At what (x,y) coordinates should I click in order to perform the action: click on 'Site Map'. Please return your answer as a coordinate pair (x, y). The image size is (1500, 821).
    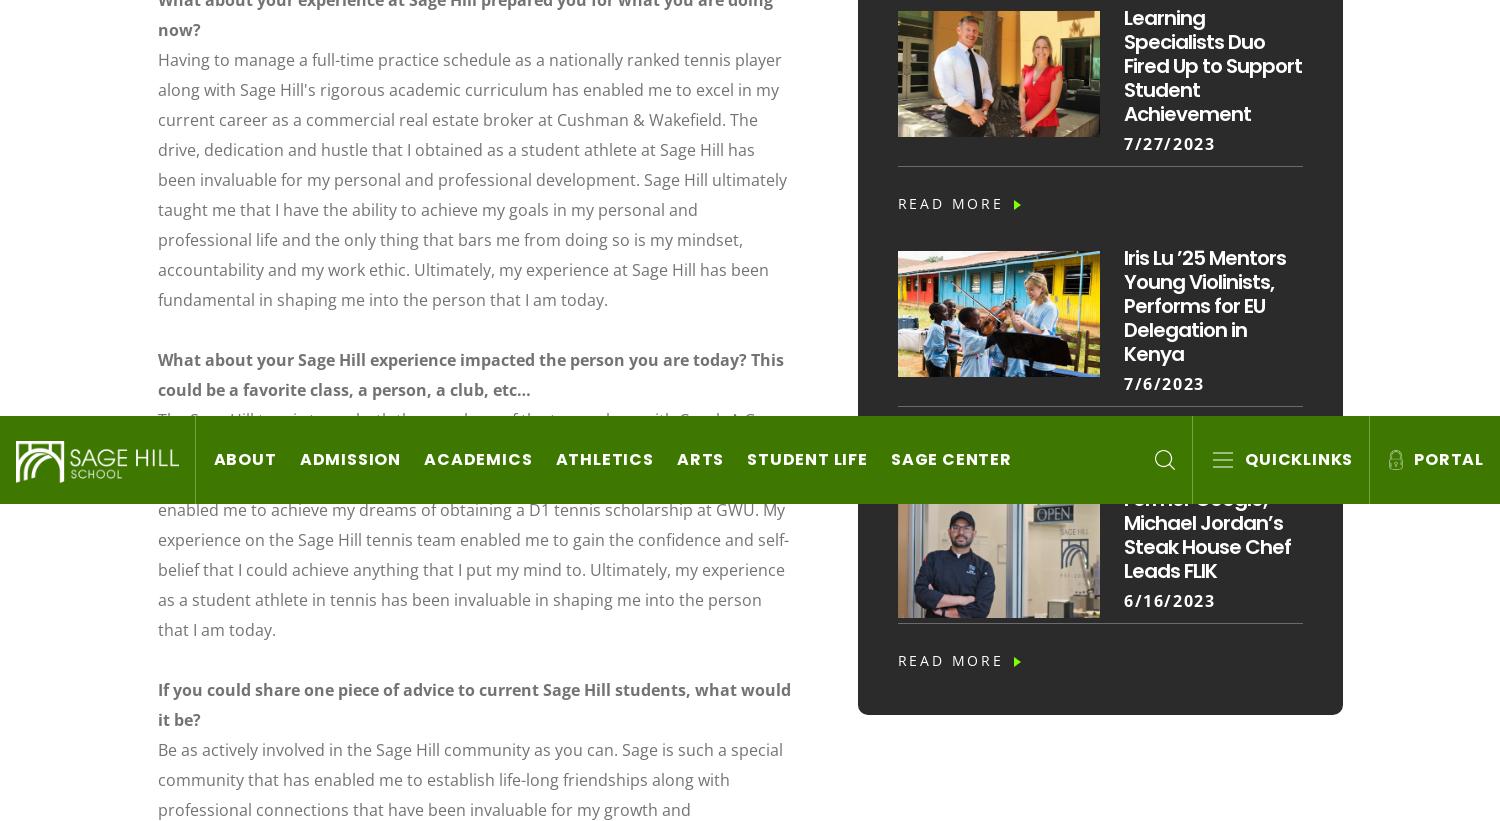
    Looking at the image, I should click on (1027, 372).